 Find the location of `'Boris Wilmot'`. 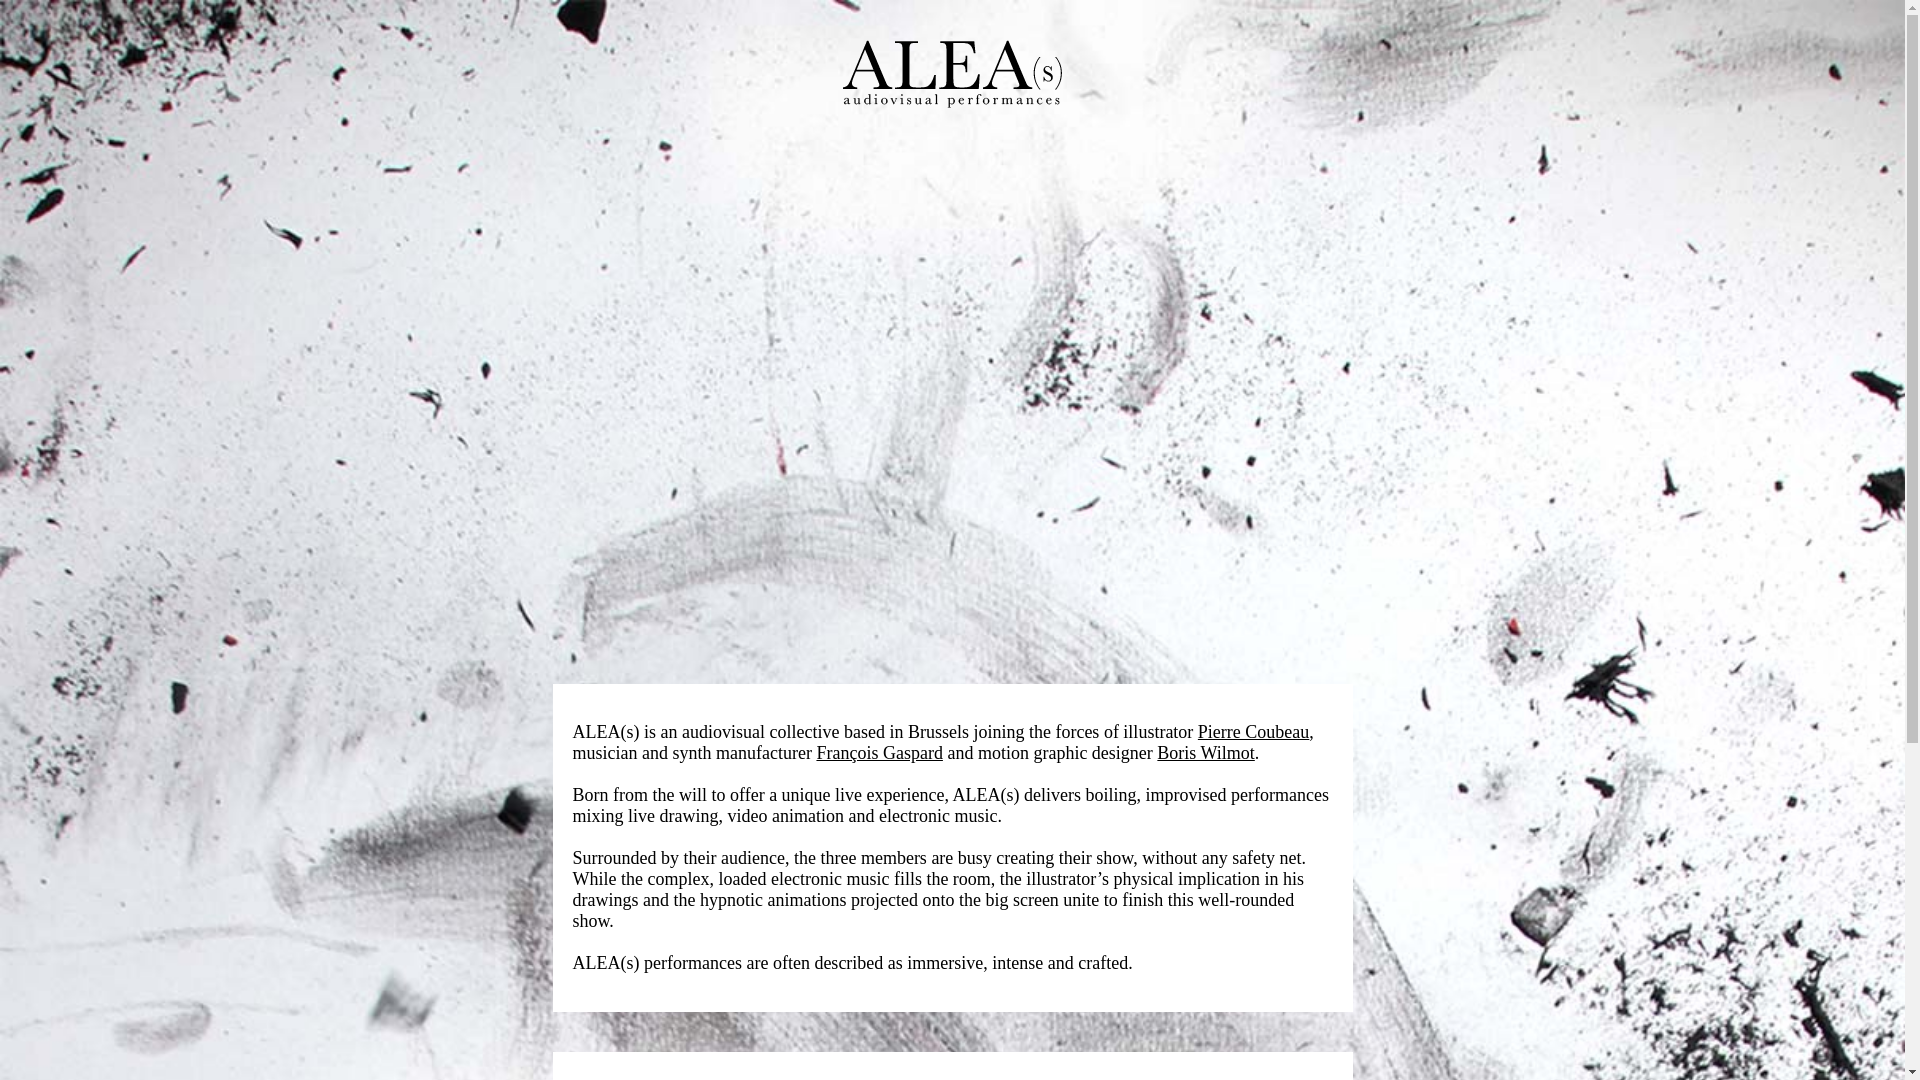

'Boris Wilmot' is located at coordinates (1156, 752).